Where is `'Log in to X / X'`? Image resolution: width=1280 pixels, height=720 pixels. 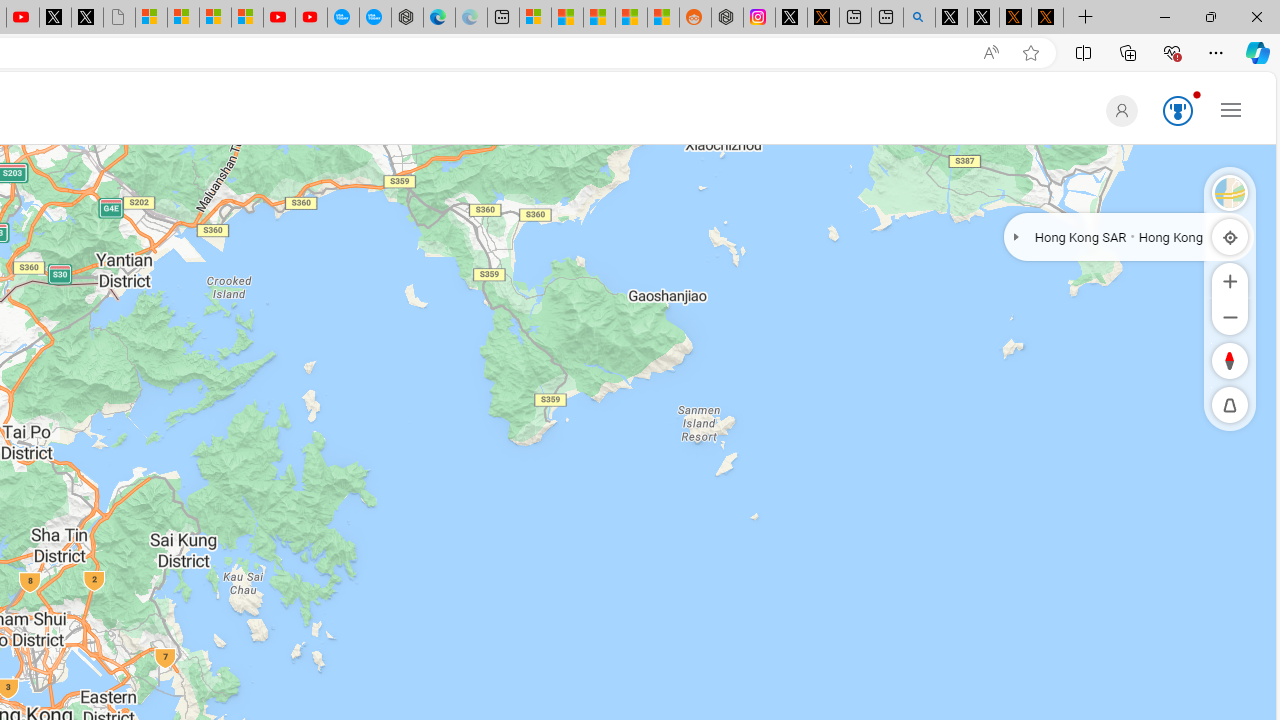 'Log in to X / X' is located at coordinates (790, 17).